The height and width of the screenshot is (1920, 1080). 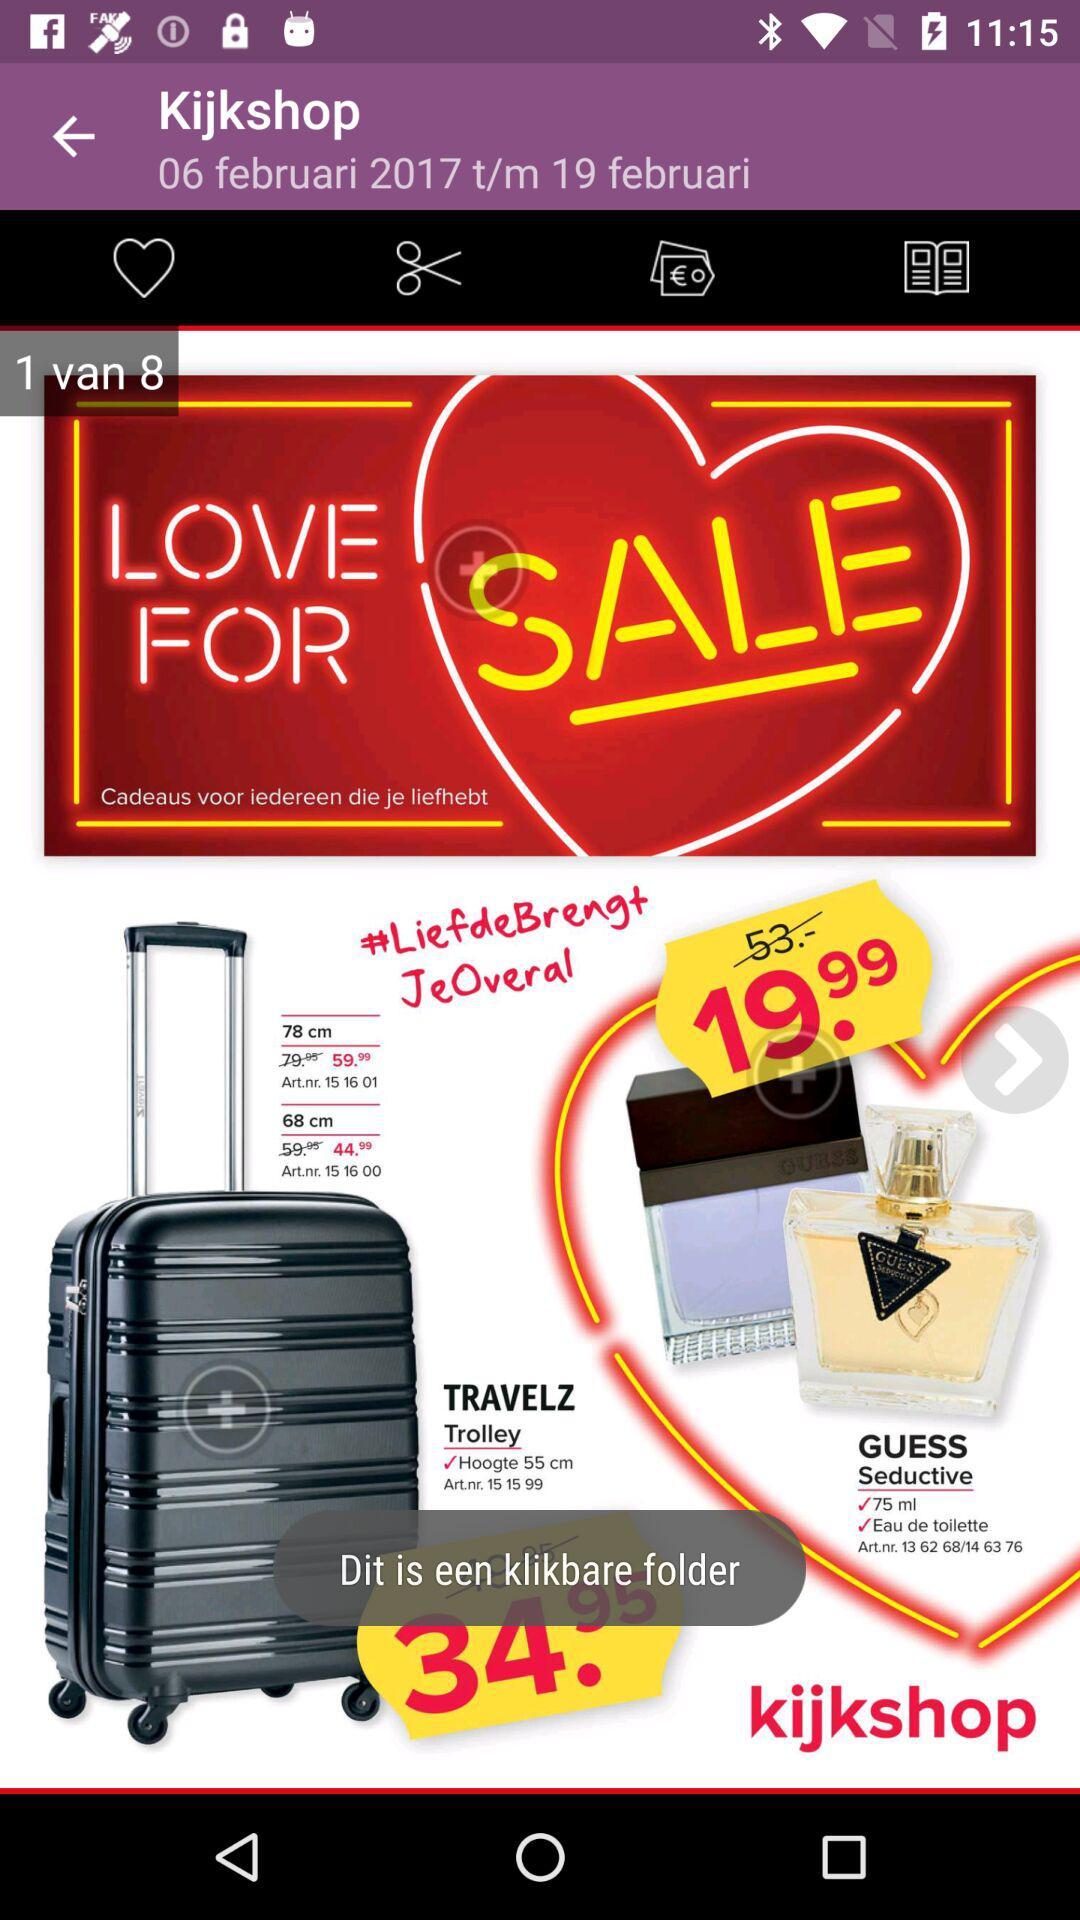 What do you see at coordinates (72, 135) in the screenshot?
I see `item to the left of kijkshop icon` at bounding box center [72, 135].